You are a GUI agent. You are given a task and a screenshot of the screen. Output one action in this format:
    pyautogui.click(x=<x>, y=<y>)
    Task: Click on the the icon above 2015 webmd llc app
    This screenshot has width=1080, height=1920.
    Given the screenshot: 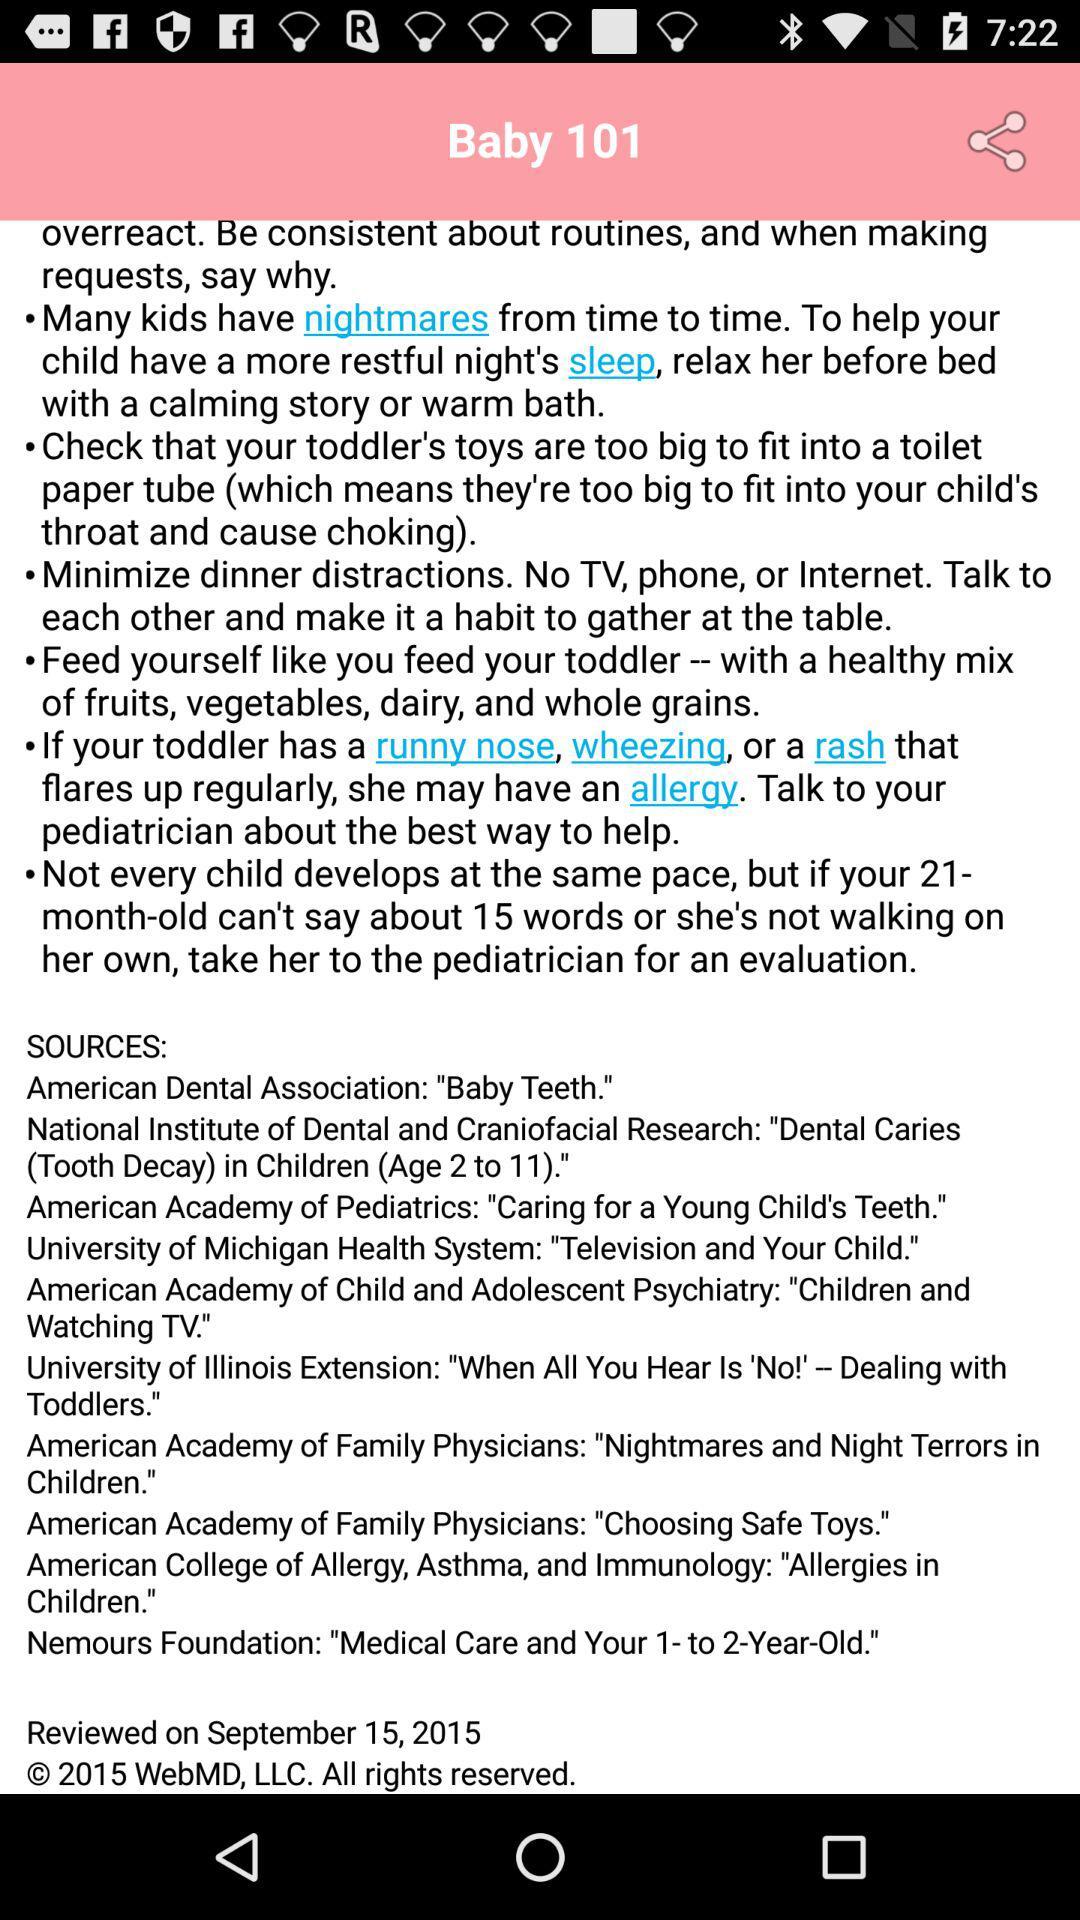 What is the action you would take?
    pyautogui.click(x=540, y=1730)
    